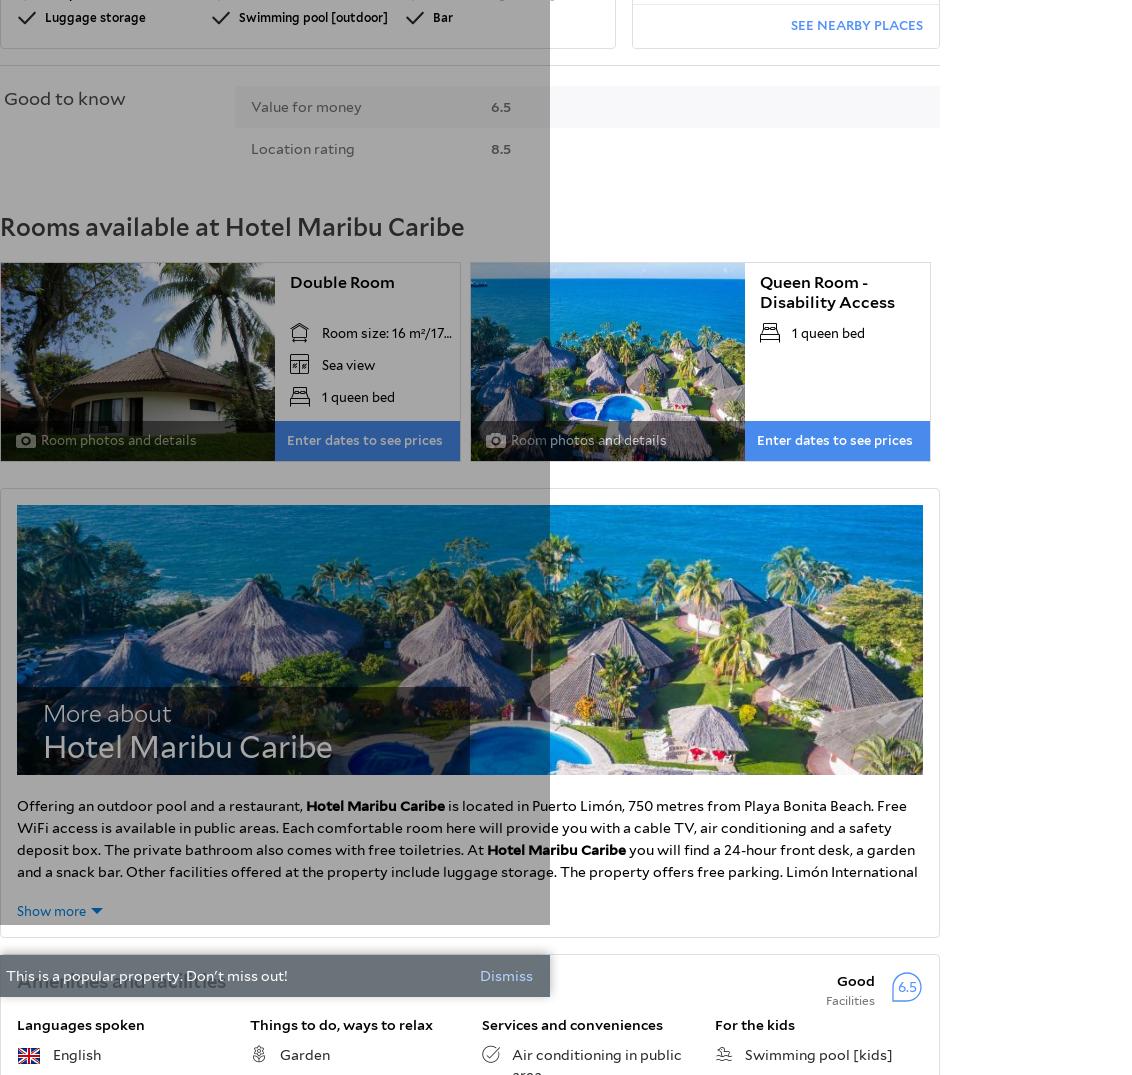 Image resolution: width=1132 pixels, height=1075 pixels. What do you see at coordinates (481, 1023) in the screenshot?
I see `'Services and conveniences'` at bounding box center [481, 1023].